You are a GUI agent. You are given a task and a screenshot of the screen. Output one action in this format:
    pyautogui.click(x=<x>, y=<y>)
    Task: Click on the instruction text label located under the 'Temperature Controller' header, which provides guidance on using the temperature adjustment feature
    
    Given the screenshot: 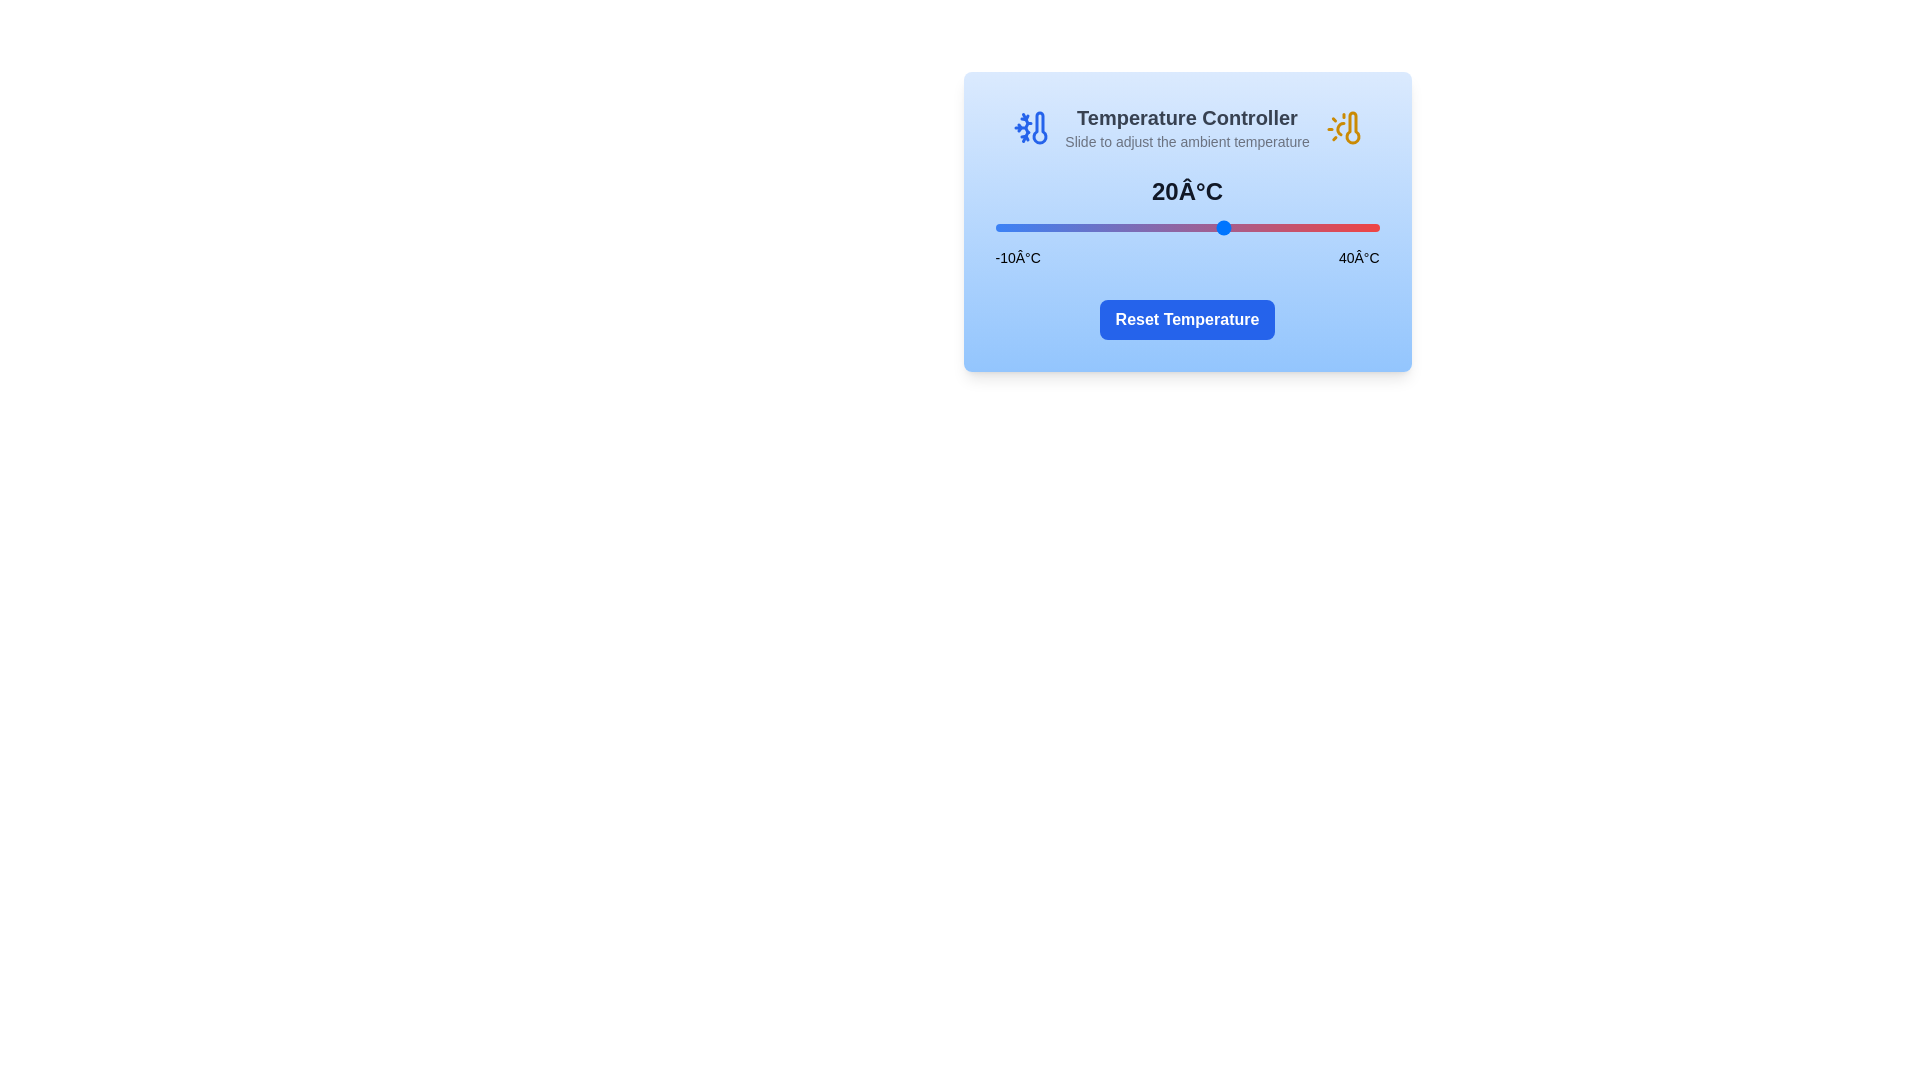 What is the action you would take?
    pyautogui.click(x=1187, y=141)
    